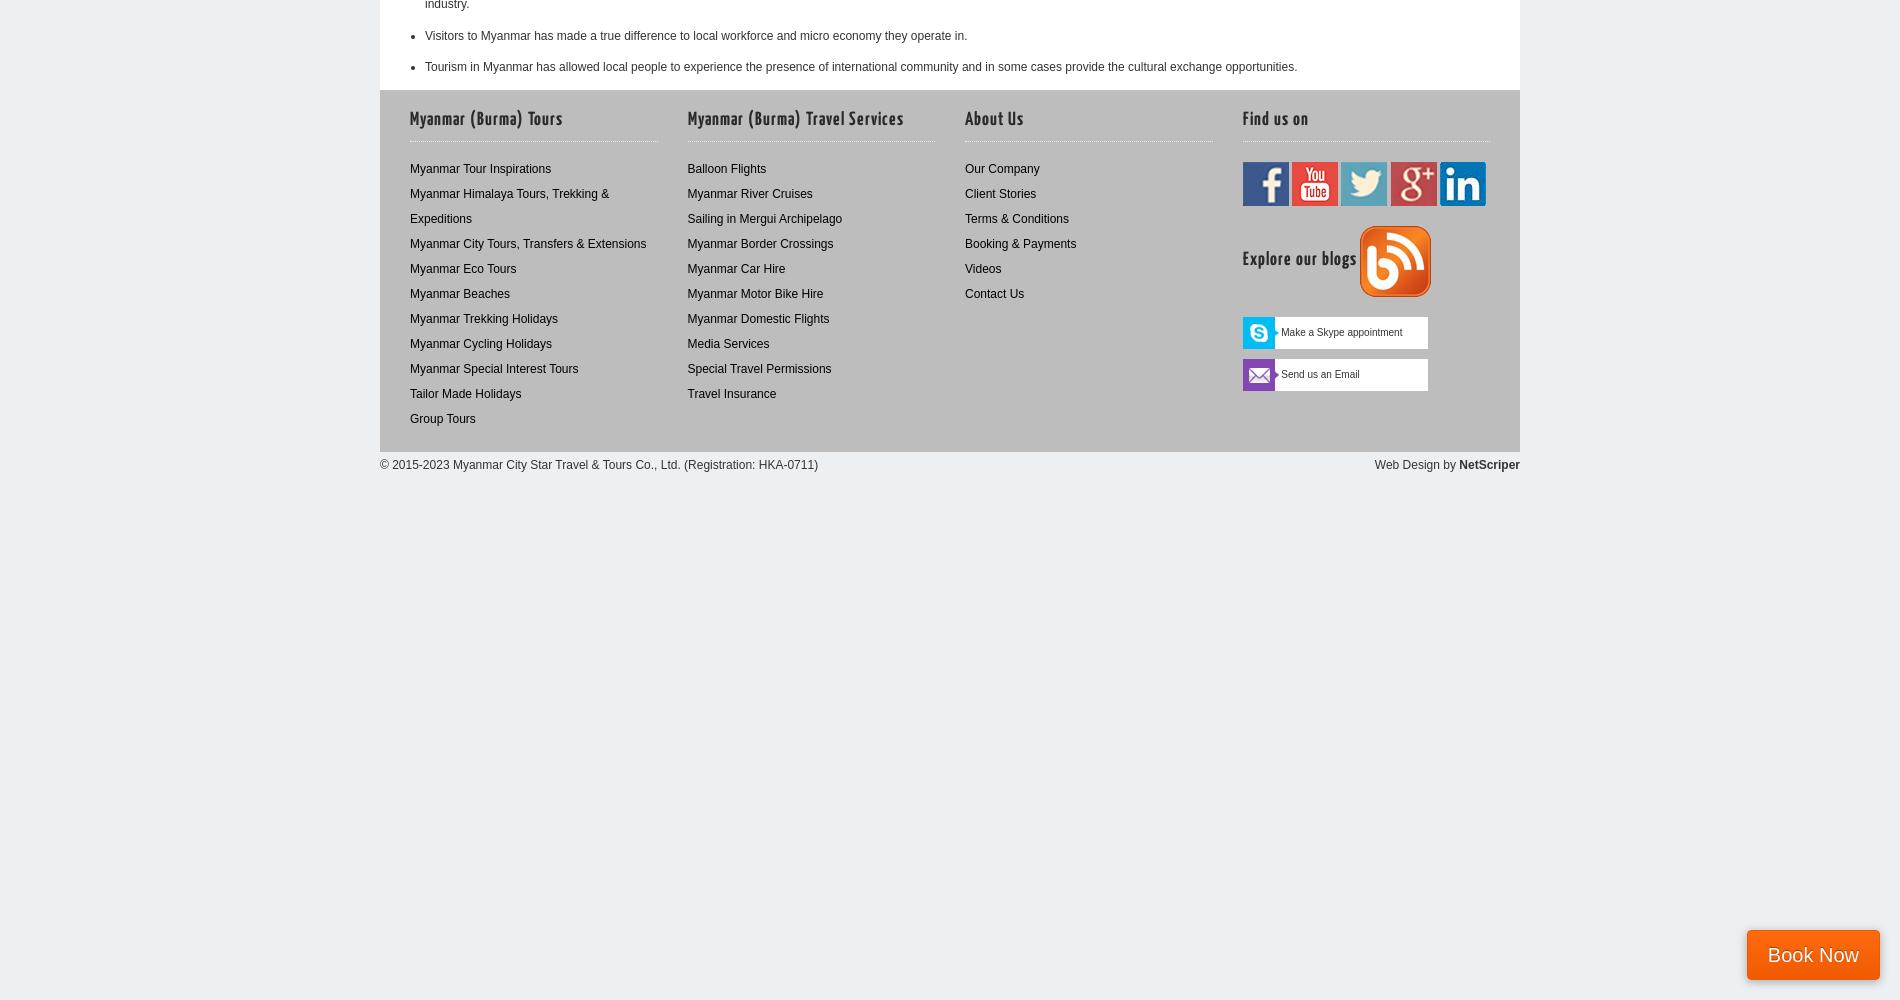 This screenshot has height=1000, width=1900. Describe the element at coordinates (965, 119) in the screenshot. I see `'About Us'` at that location.